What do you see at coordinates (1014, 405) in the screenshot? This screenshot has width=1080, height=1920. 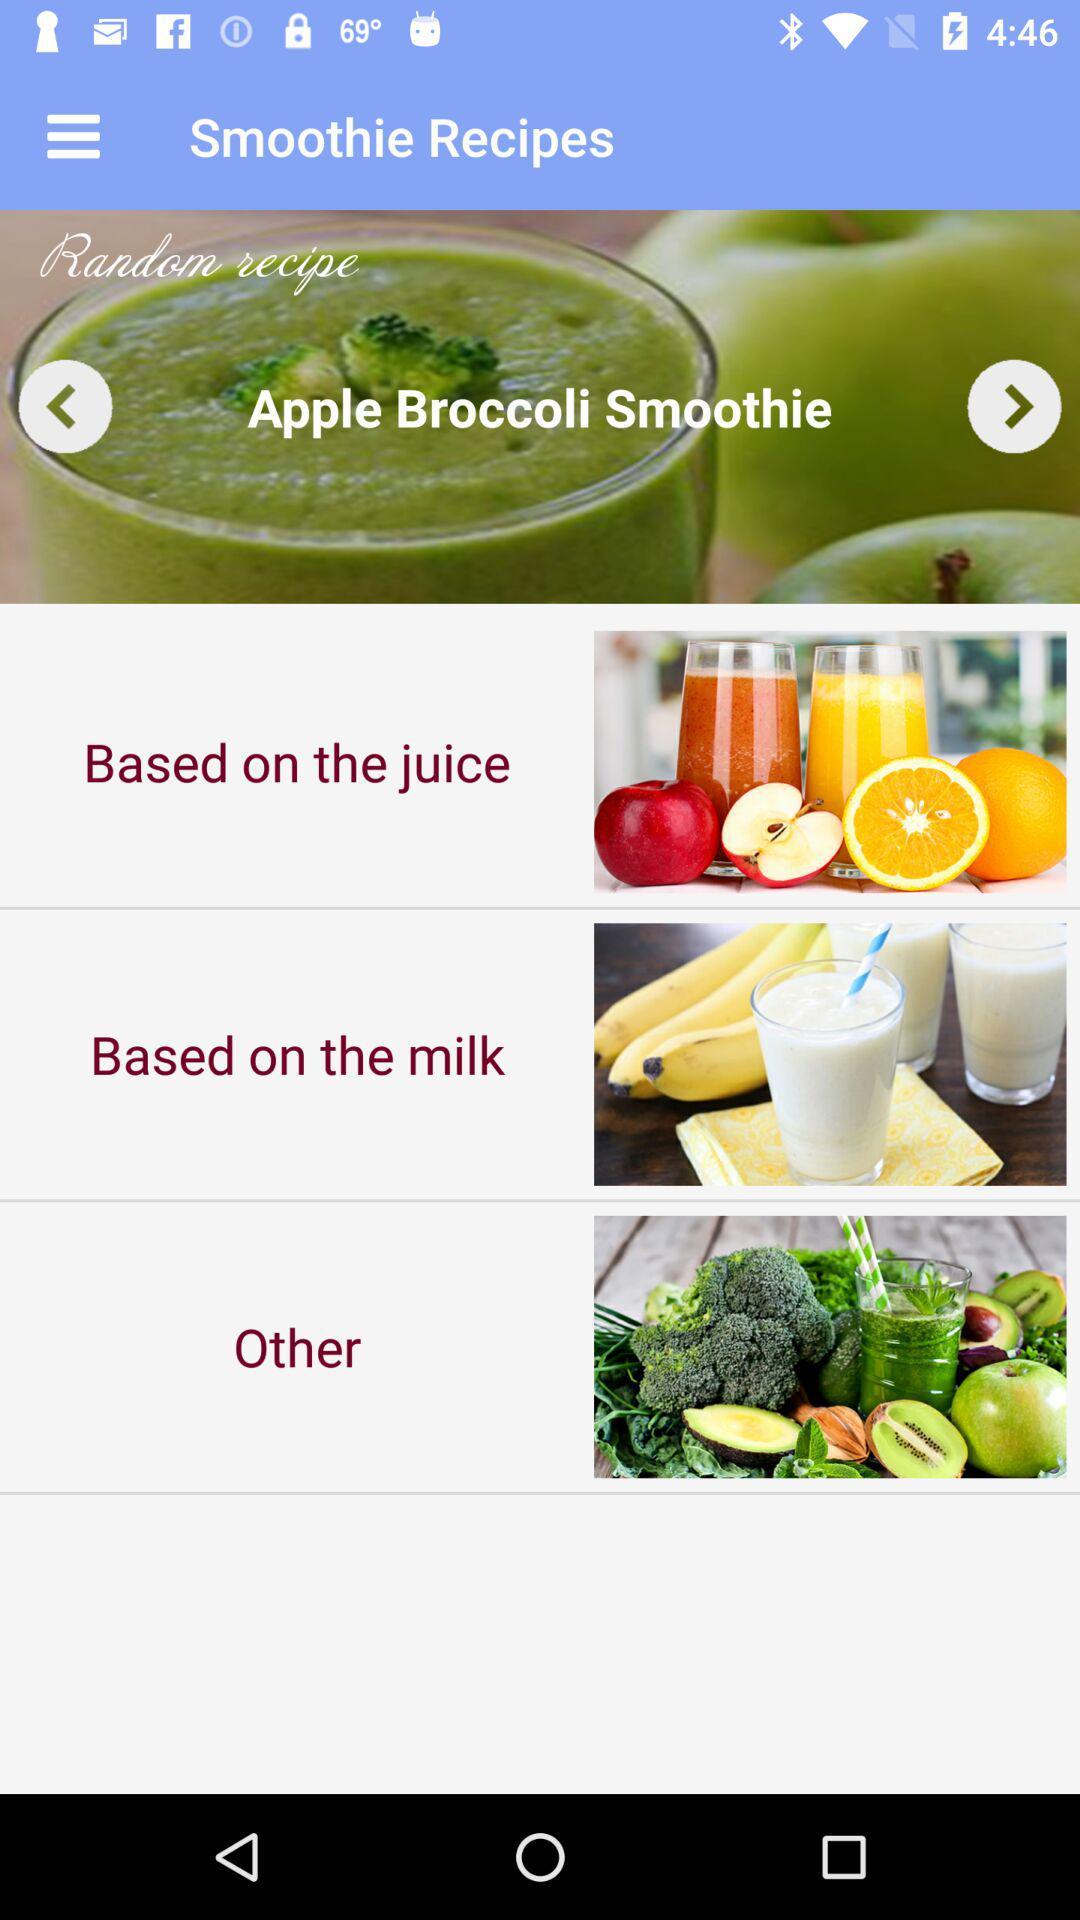 I see `next recipe` at bounding box center [1014, 405].